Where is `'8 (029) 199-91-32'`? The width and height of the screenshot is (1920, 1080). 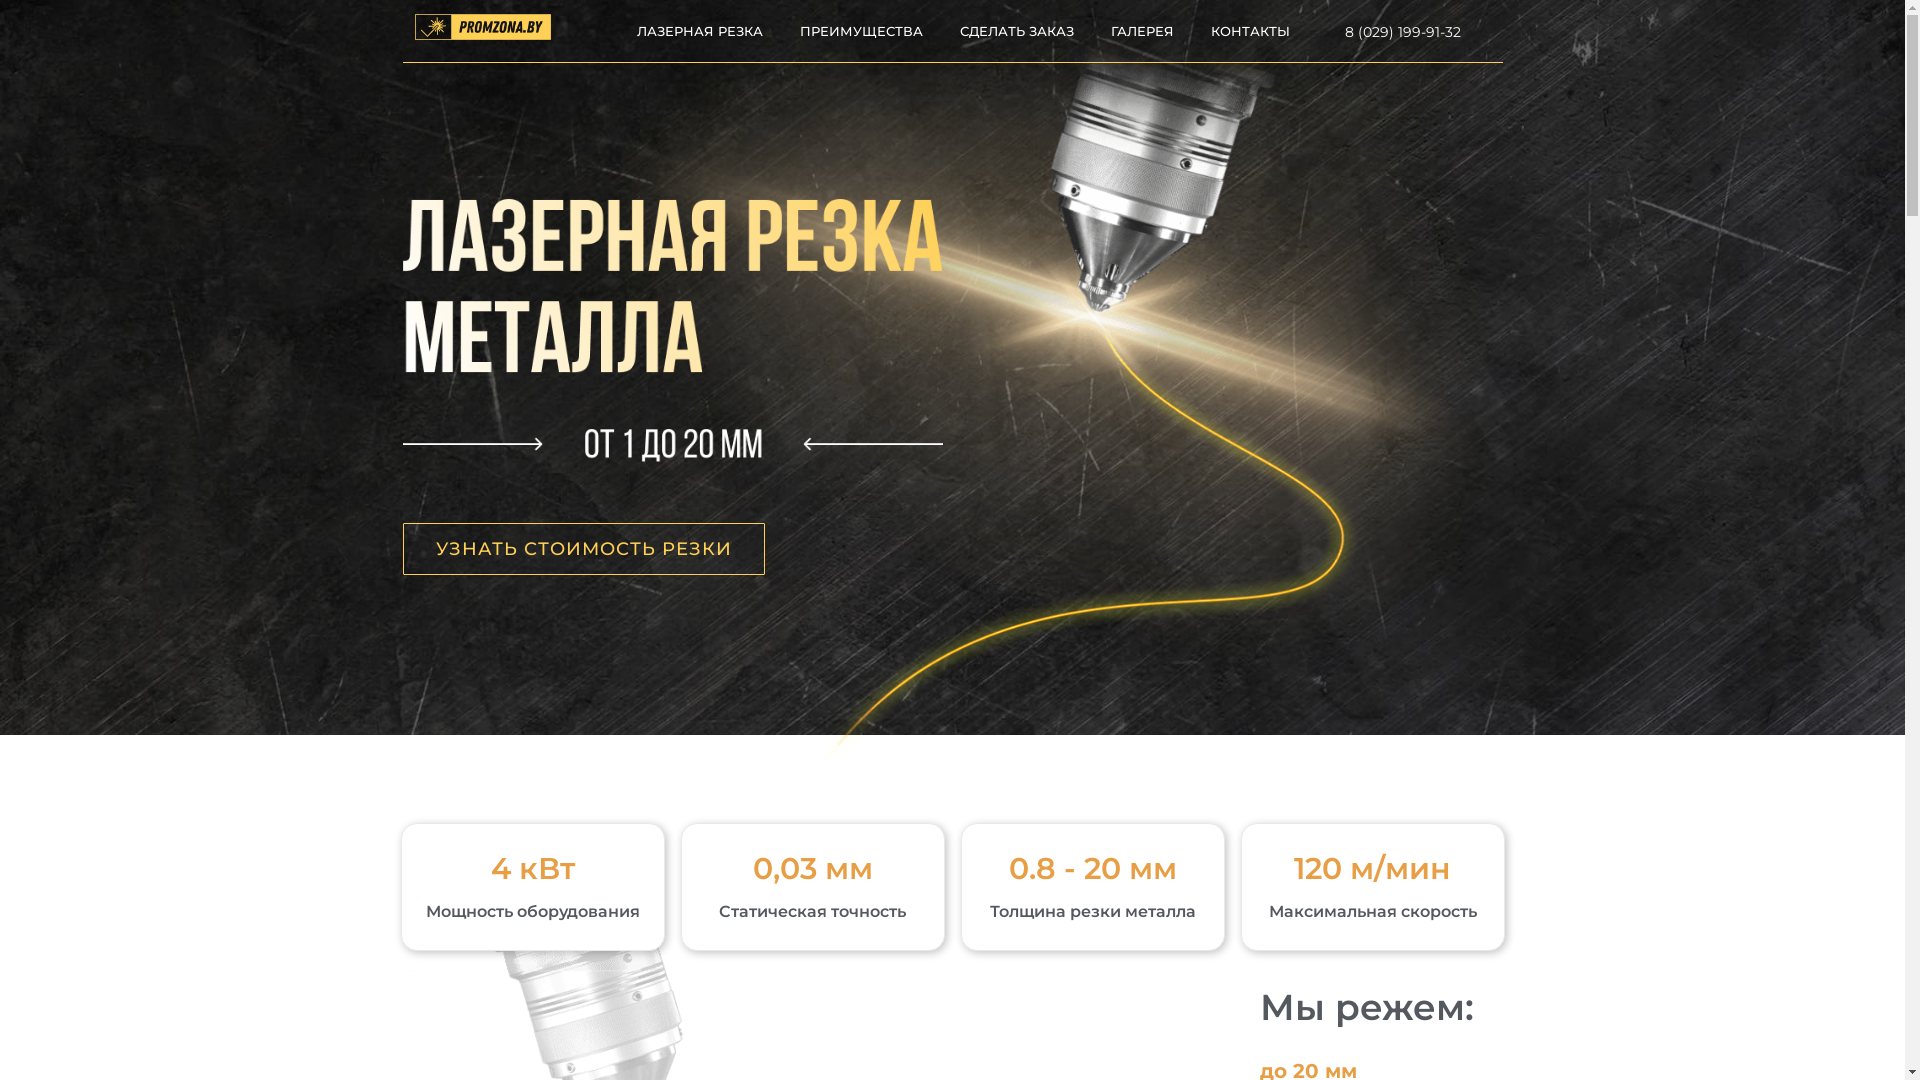
'8 (029) 199-91-32' is located at coordinates (1401, 31).